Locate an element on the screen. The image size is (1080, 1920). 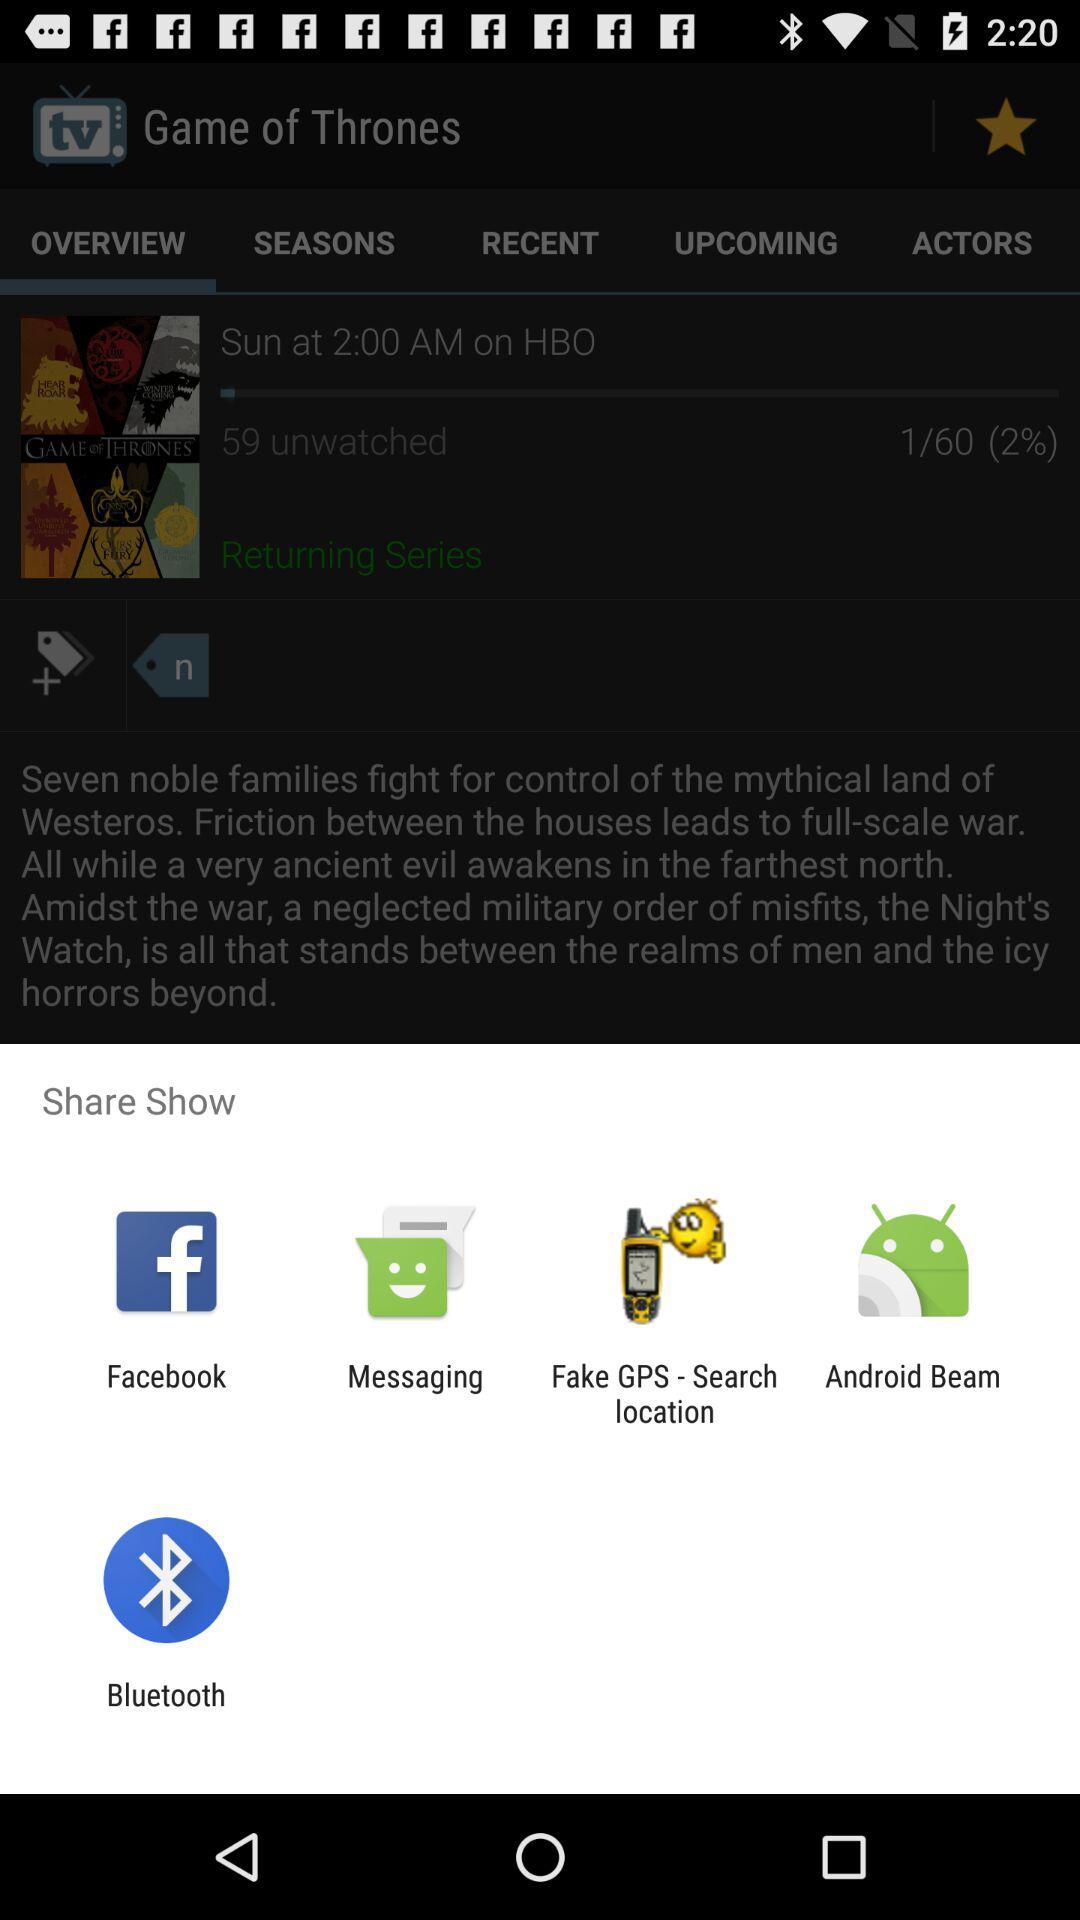
facebook is located at coordinates (165, 1392).